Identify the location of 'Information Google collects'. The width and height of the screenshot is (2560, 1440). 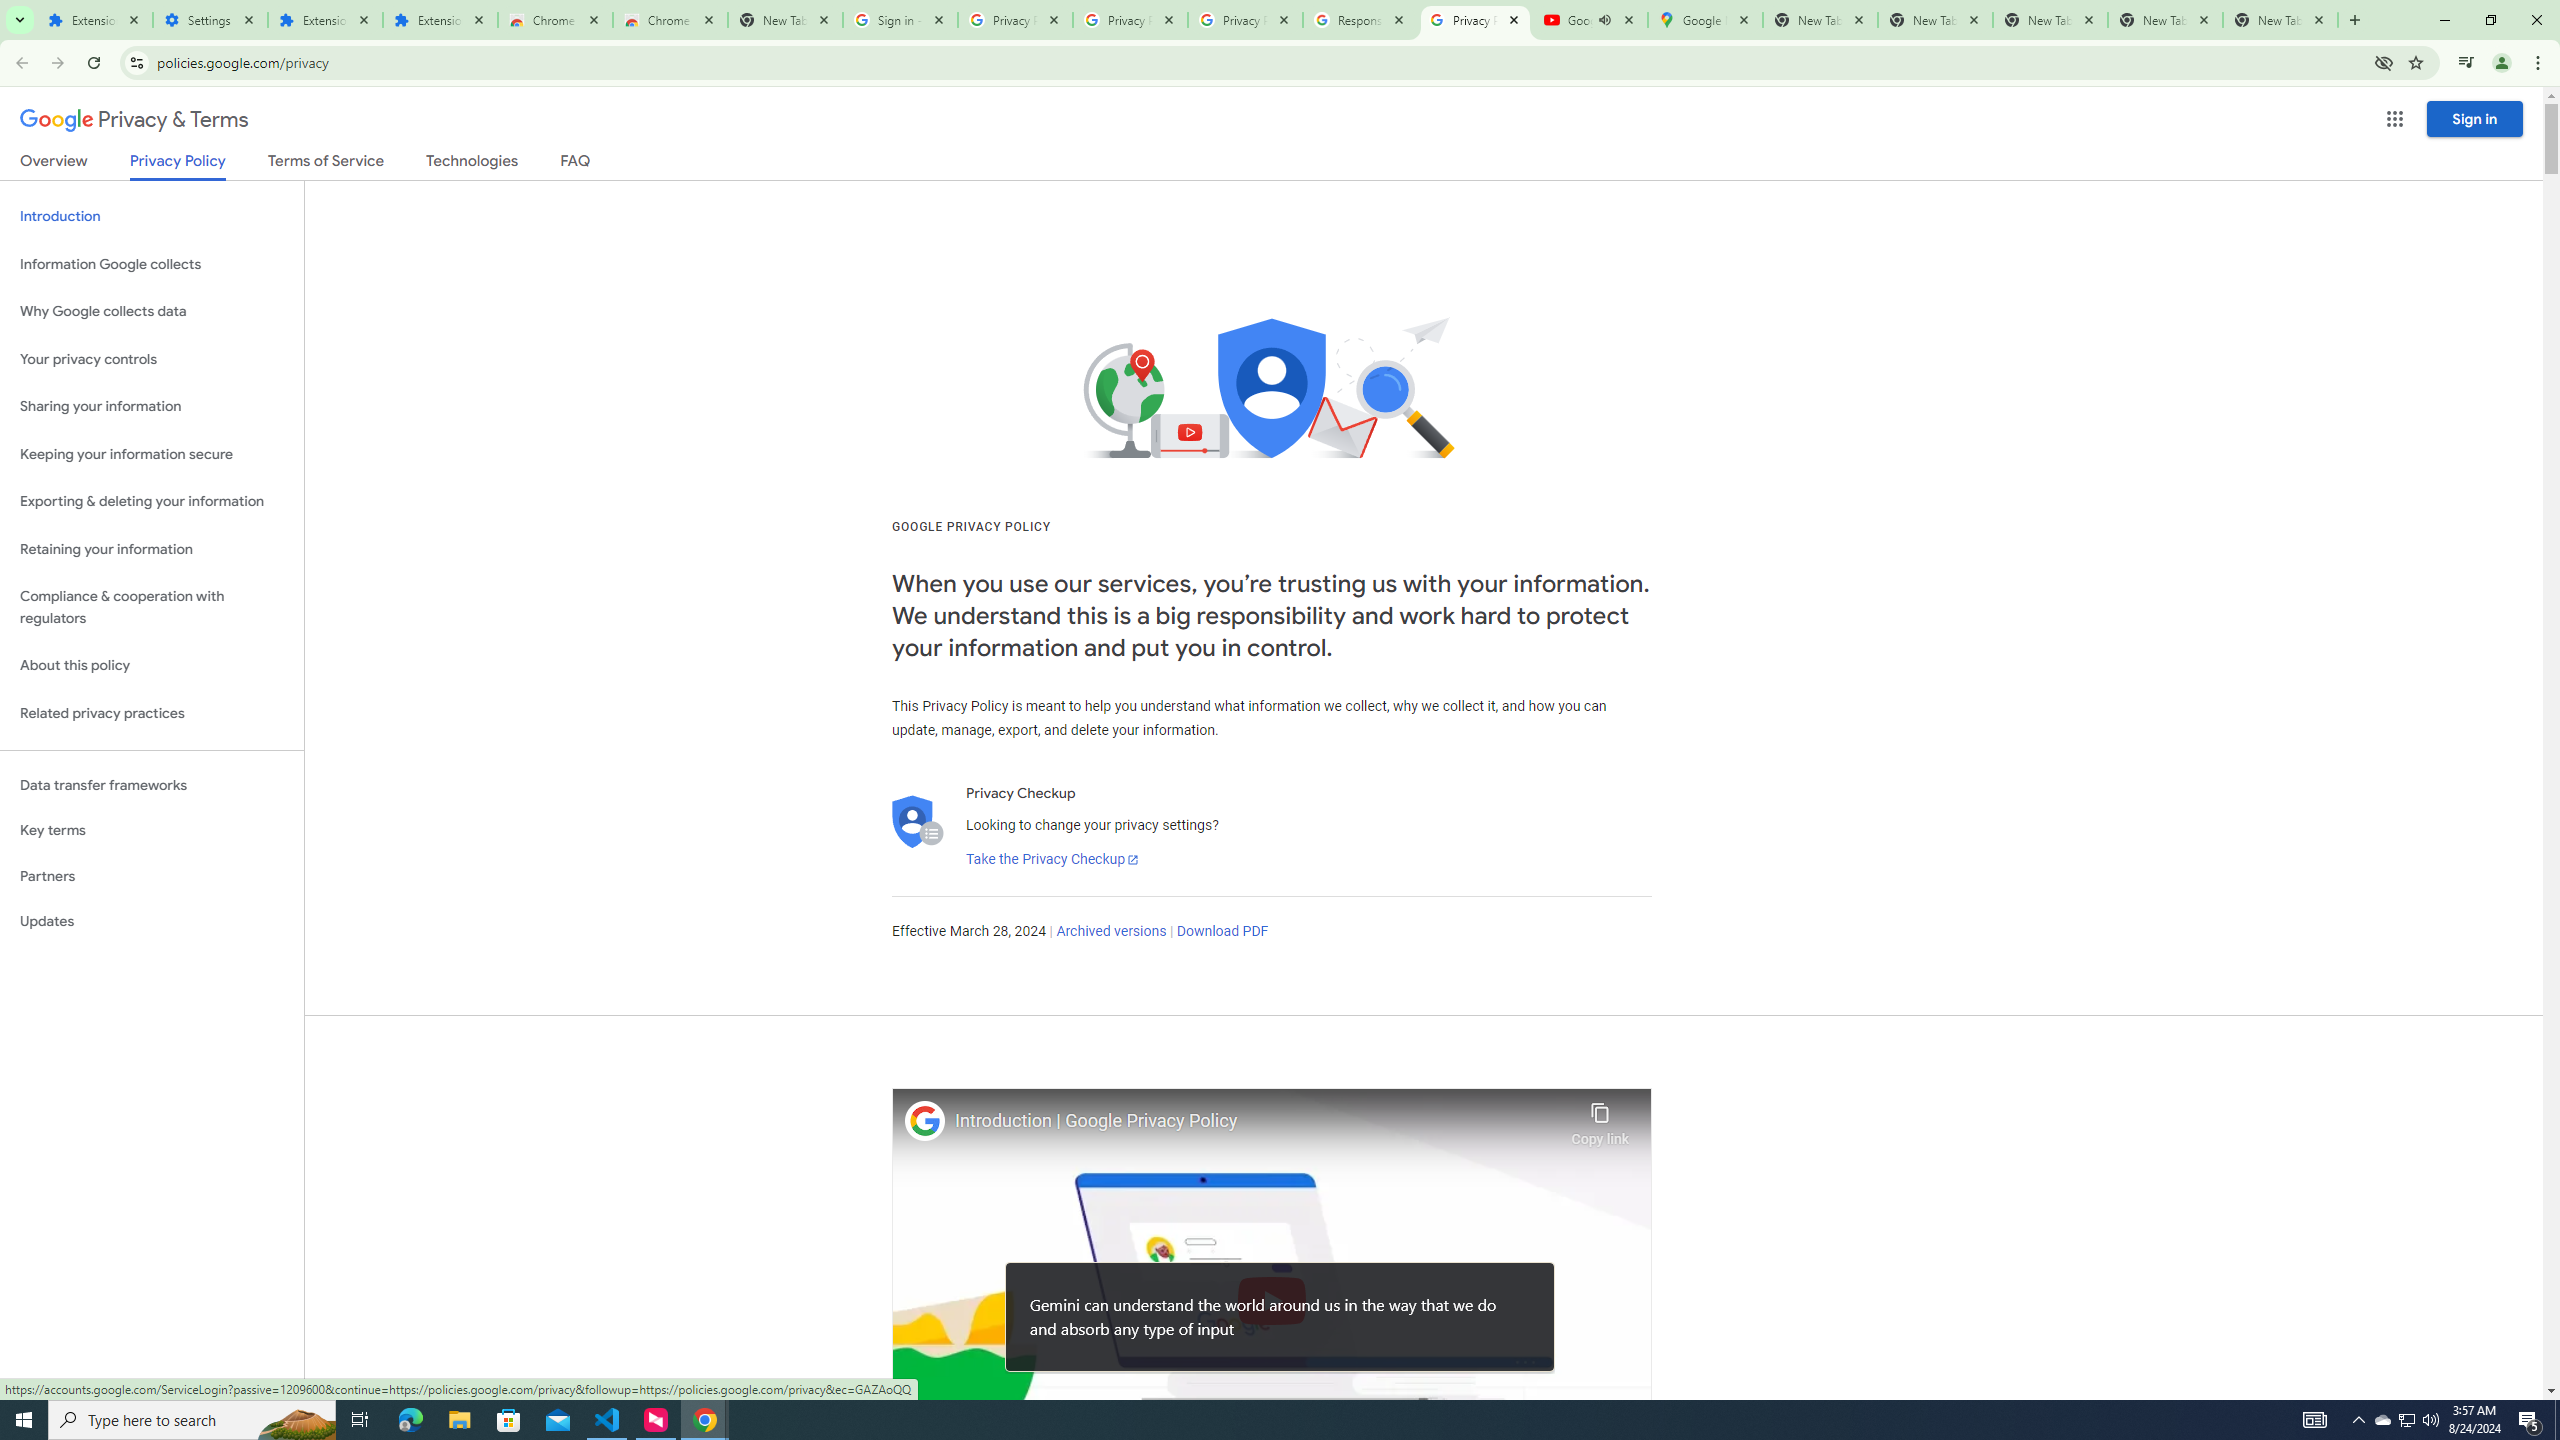
(151, 264).